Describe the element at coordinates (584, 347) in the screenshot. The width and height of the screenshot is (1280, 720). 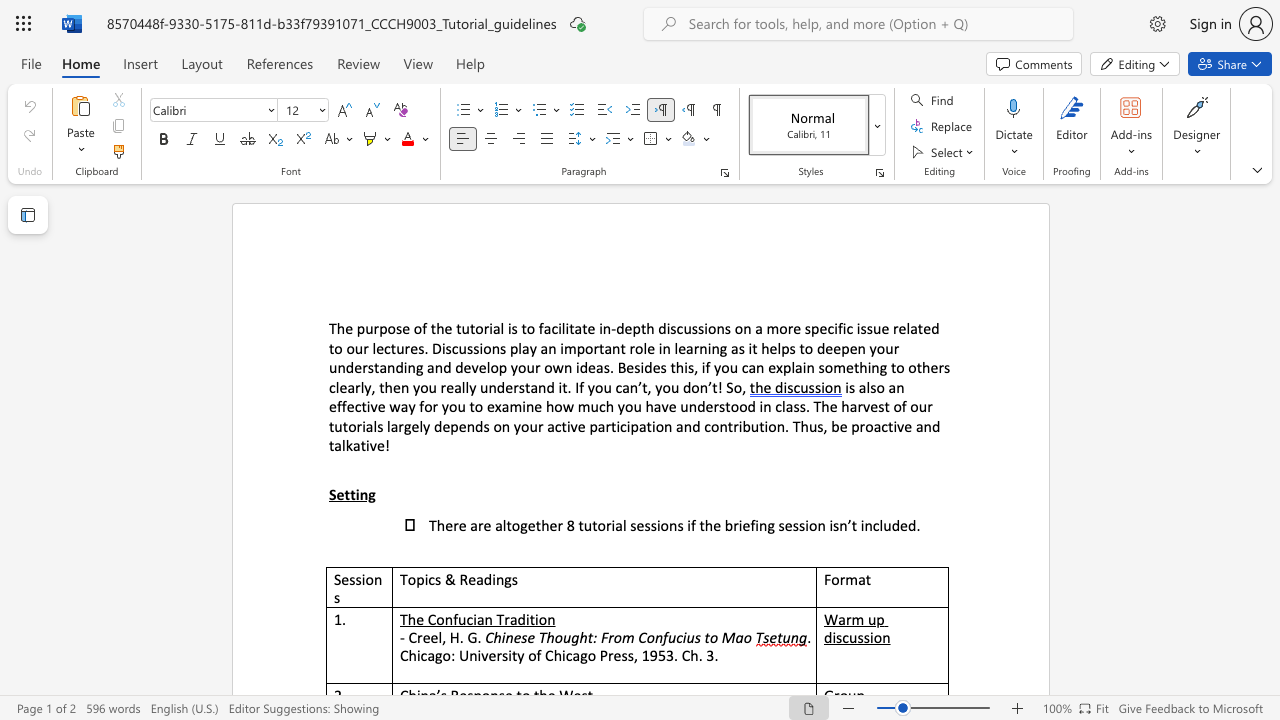
I see `the subset text "ortant" within the text "an important role"` at that location.